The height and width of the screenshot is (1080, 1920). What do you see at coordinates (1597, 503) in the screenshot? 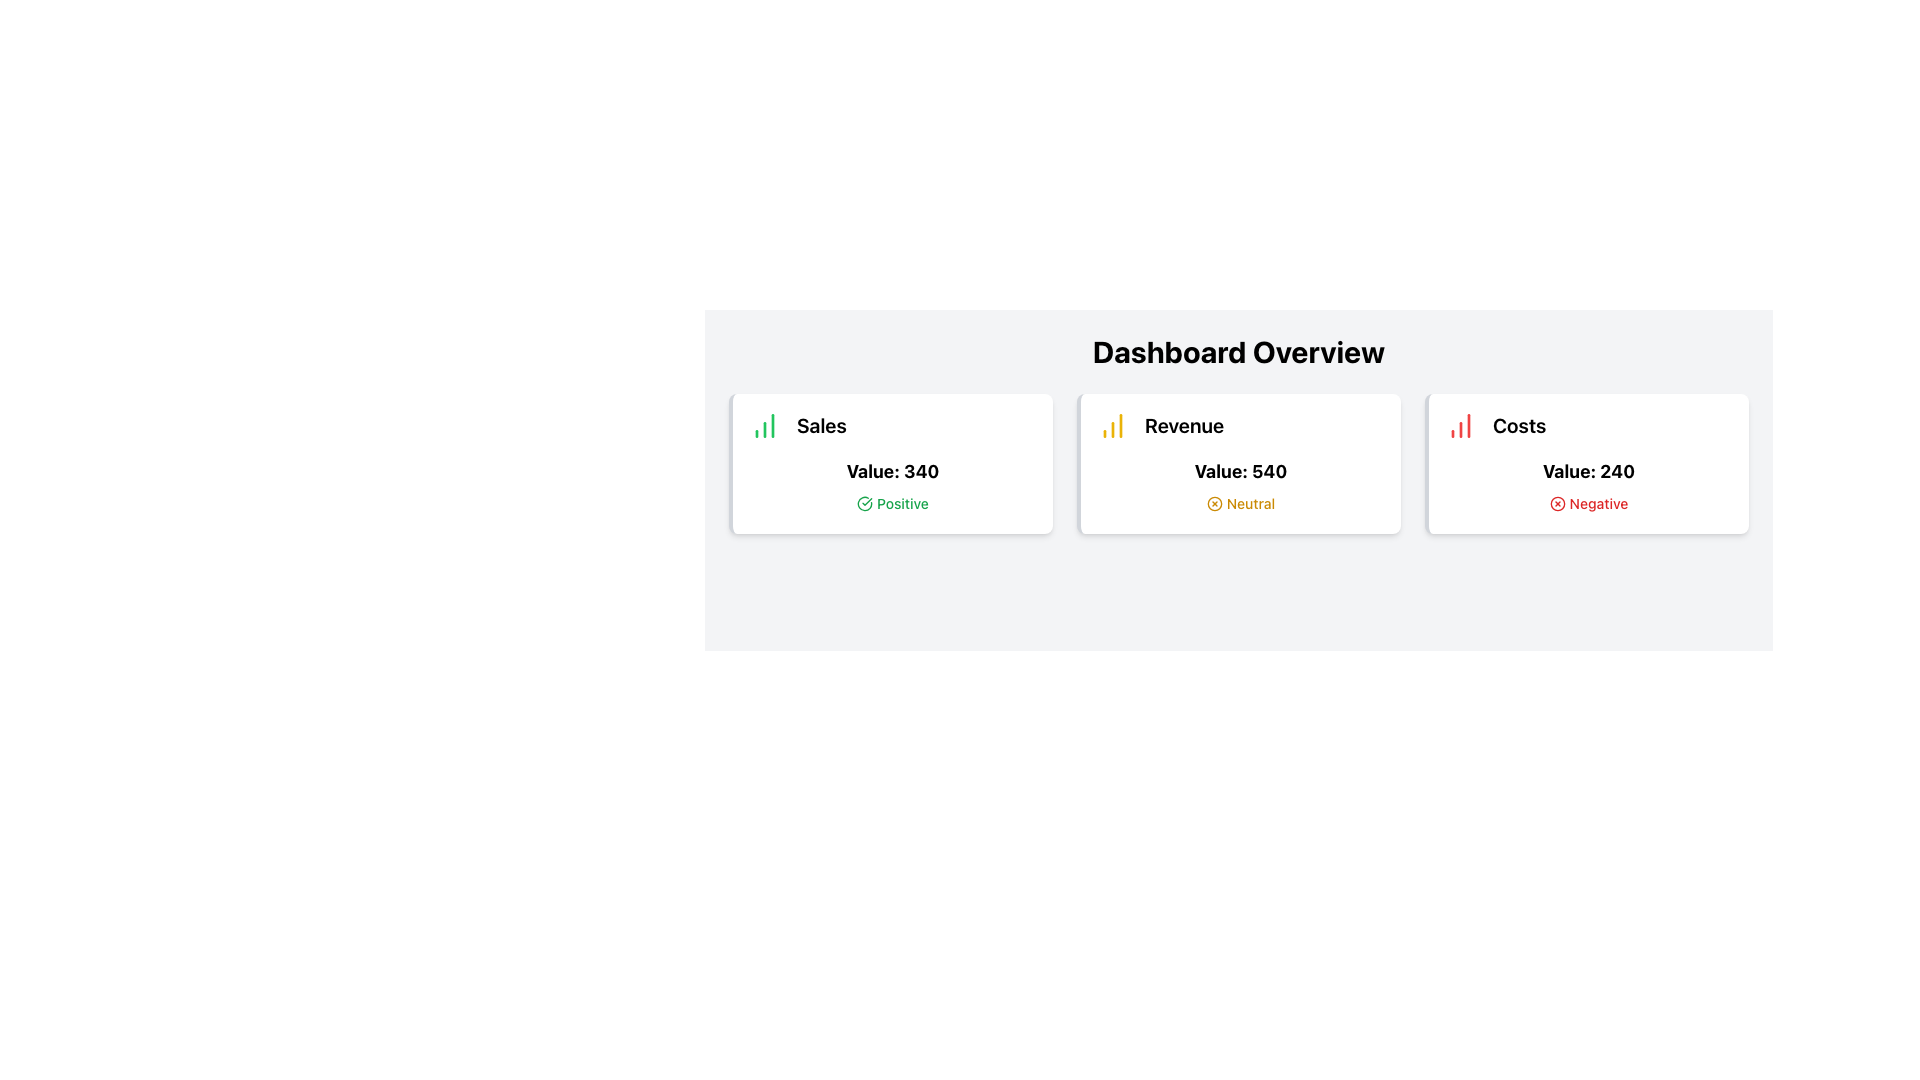
I see `the informational Text Label indicating a negative status related to the 'Costs' statistic, located at the bottom center of the 'Costs' card` at bounding box center [1597, 503].